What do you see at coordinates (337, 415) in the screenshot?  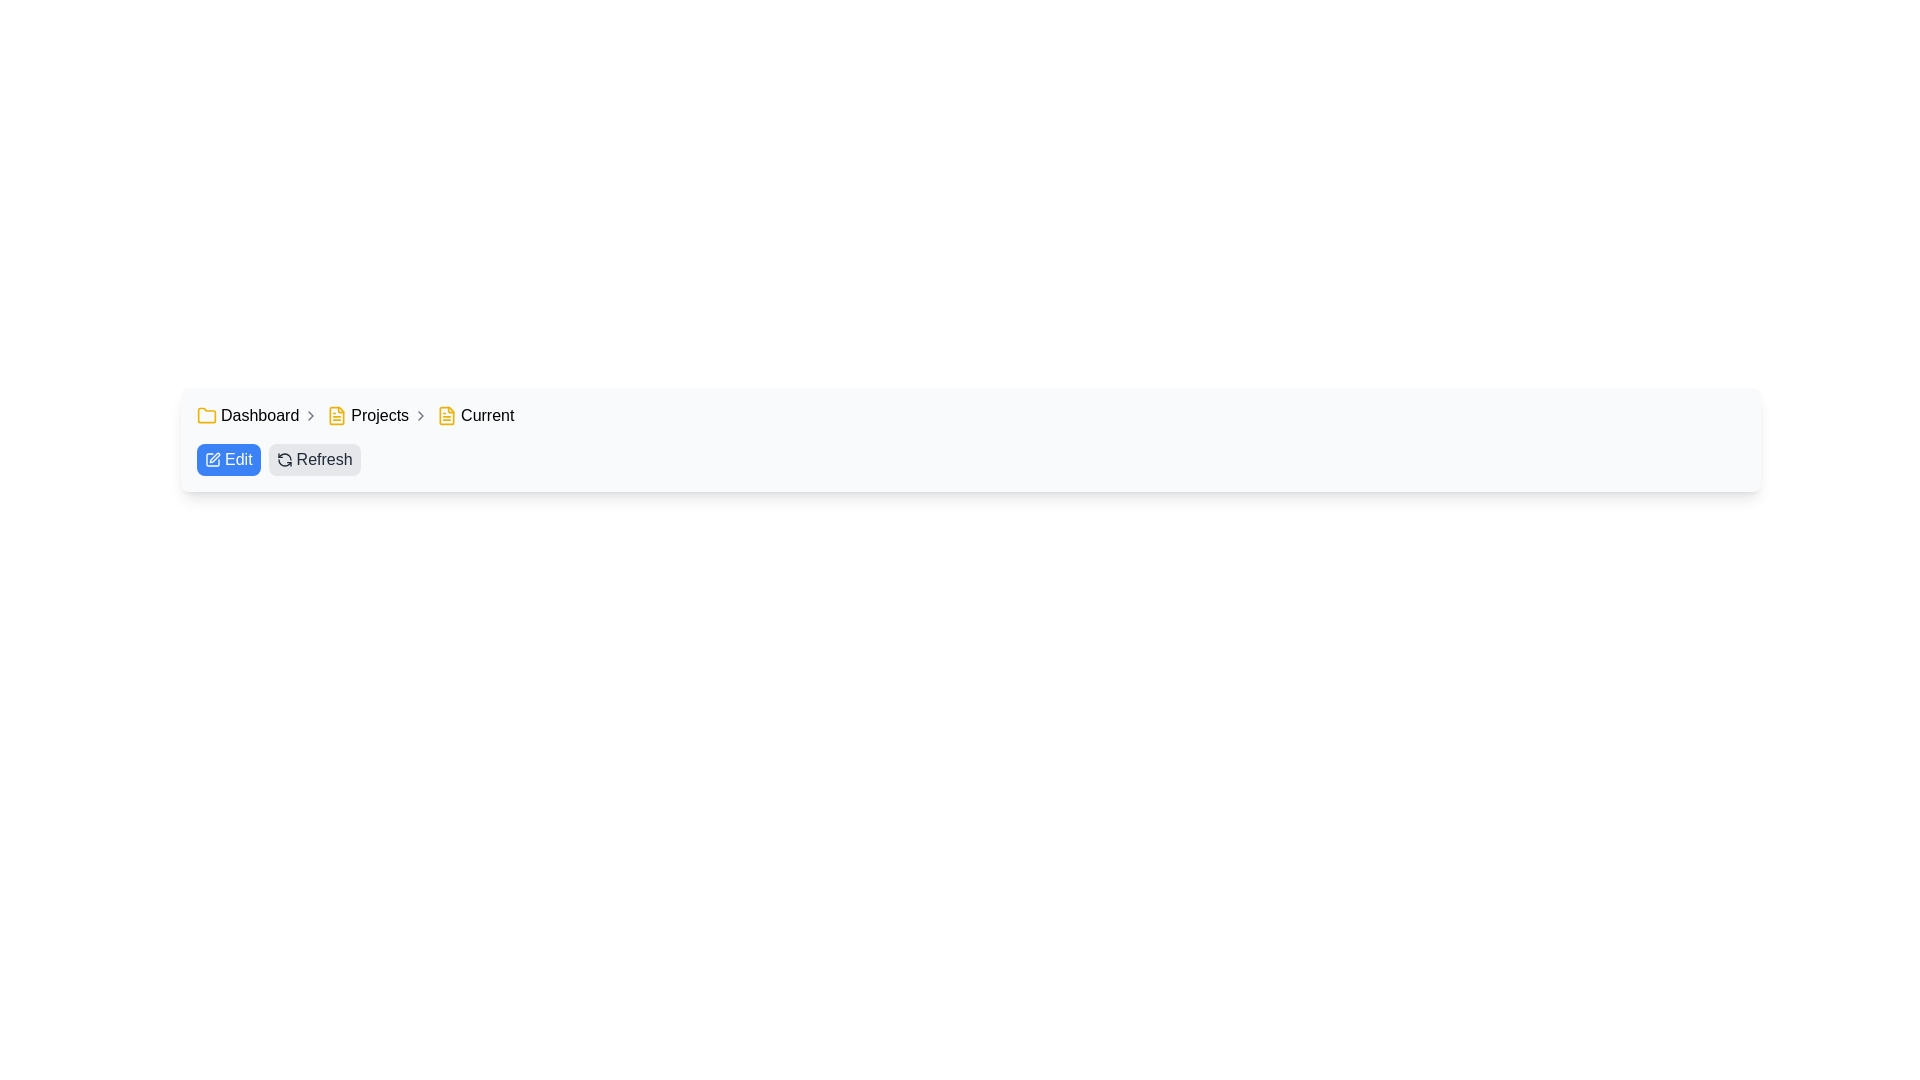 I see `the yellow document icon located to the left of the 'Projects' label in the breadcrumb navigation` at bounding box center [337, 415].